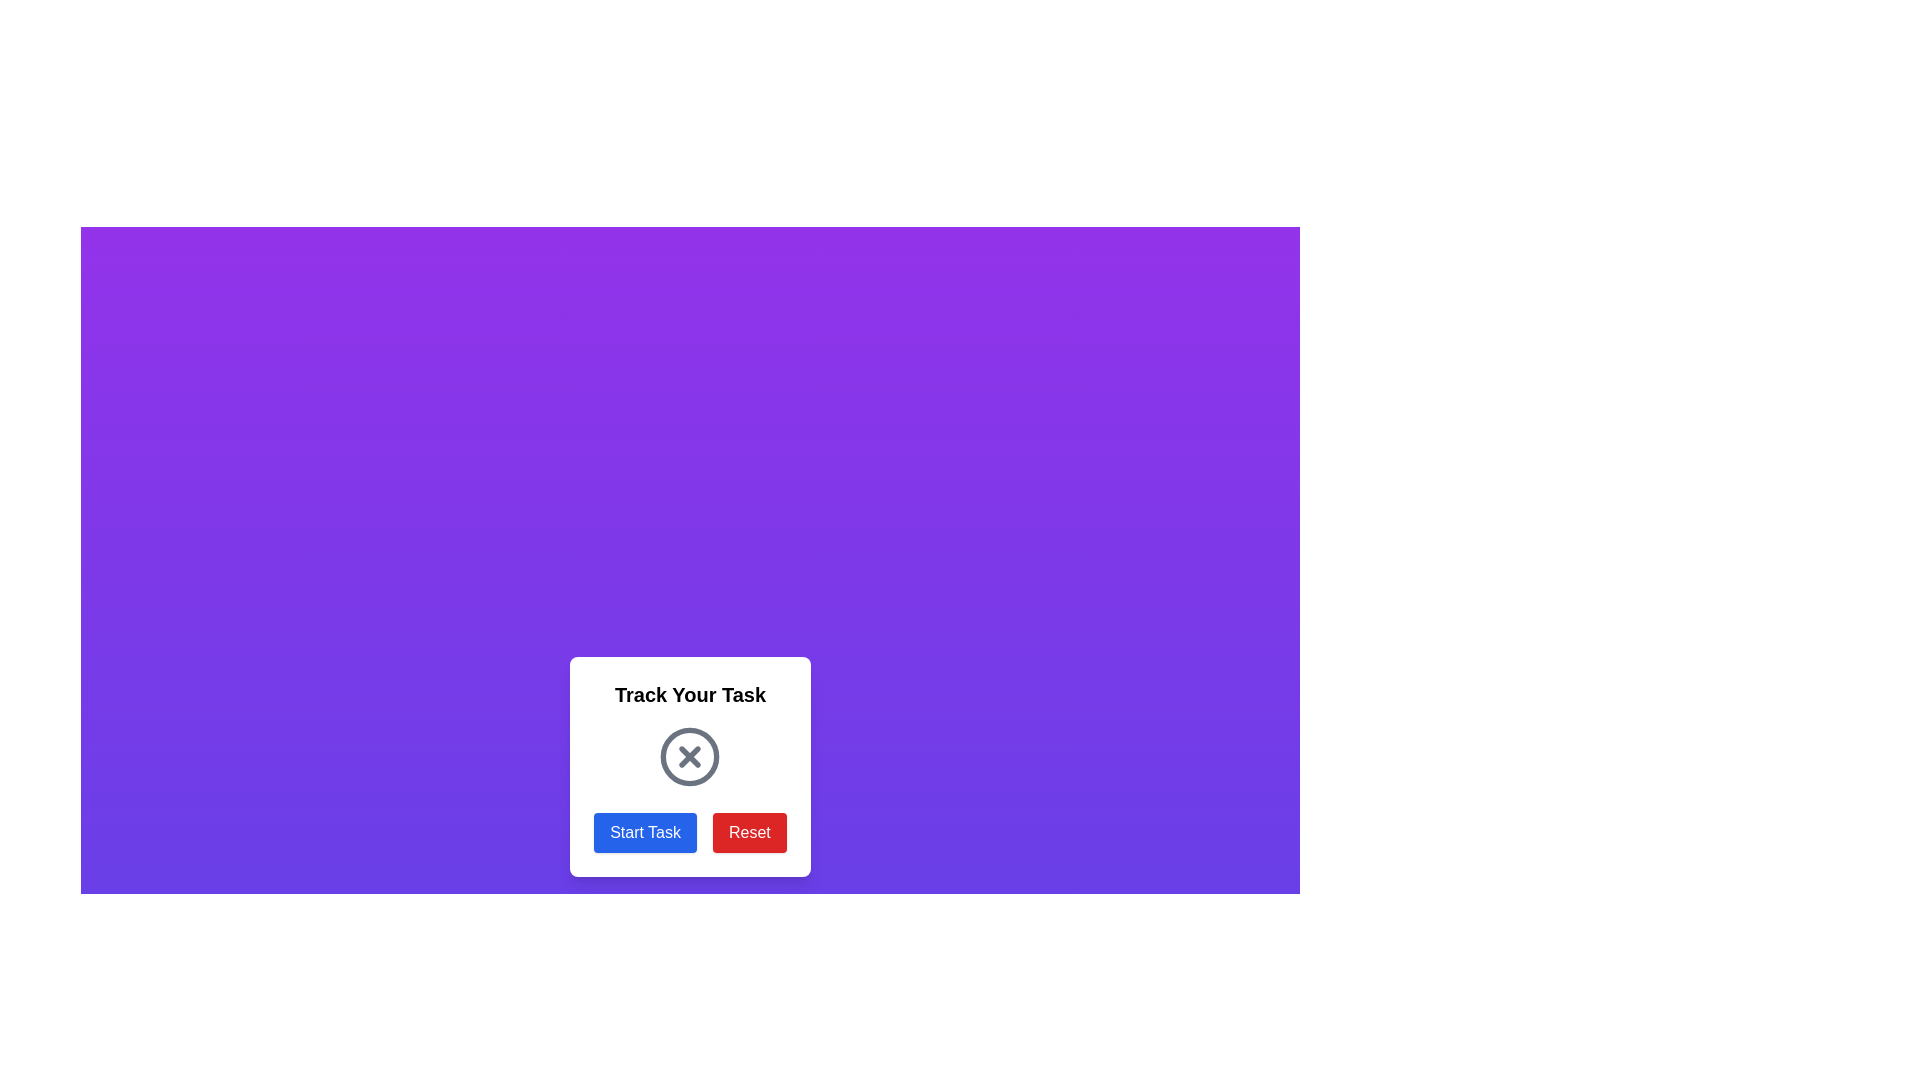 This screenshot has width=1920, height=1080. What do you see at coordinates (690, 756) in the screenshot?
I see `the 'X' icon representing the close or cancel functionality located at the center of the circular icon below the text 'Track Your Task'` at bounding box center [690, 756].